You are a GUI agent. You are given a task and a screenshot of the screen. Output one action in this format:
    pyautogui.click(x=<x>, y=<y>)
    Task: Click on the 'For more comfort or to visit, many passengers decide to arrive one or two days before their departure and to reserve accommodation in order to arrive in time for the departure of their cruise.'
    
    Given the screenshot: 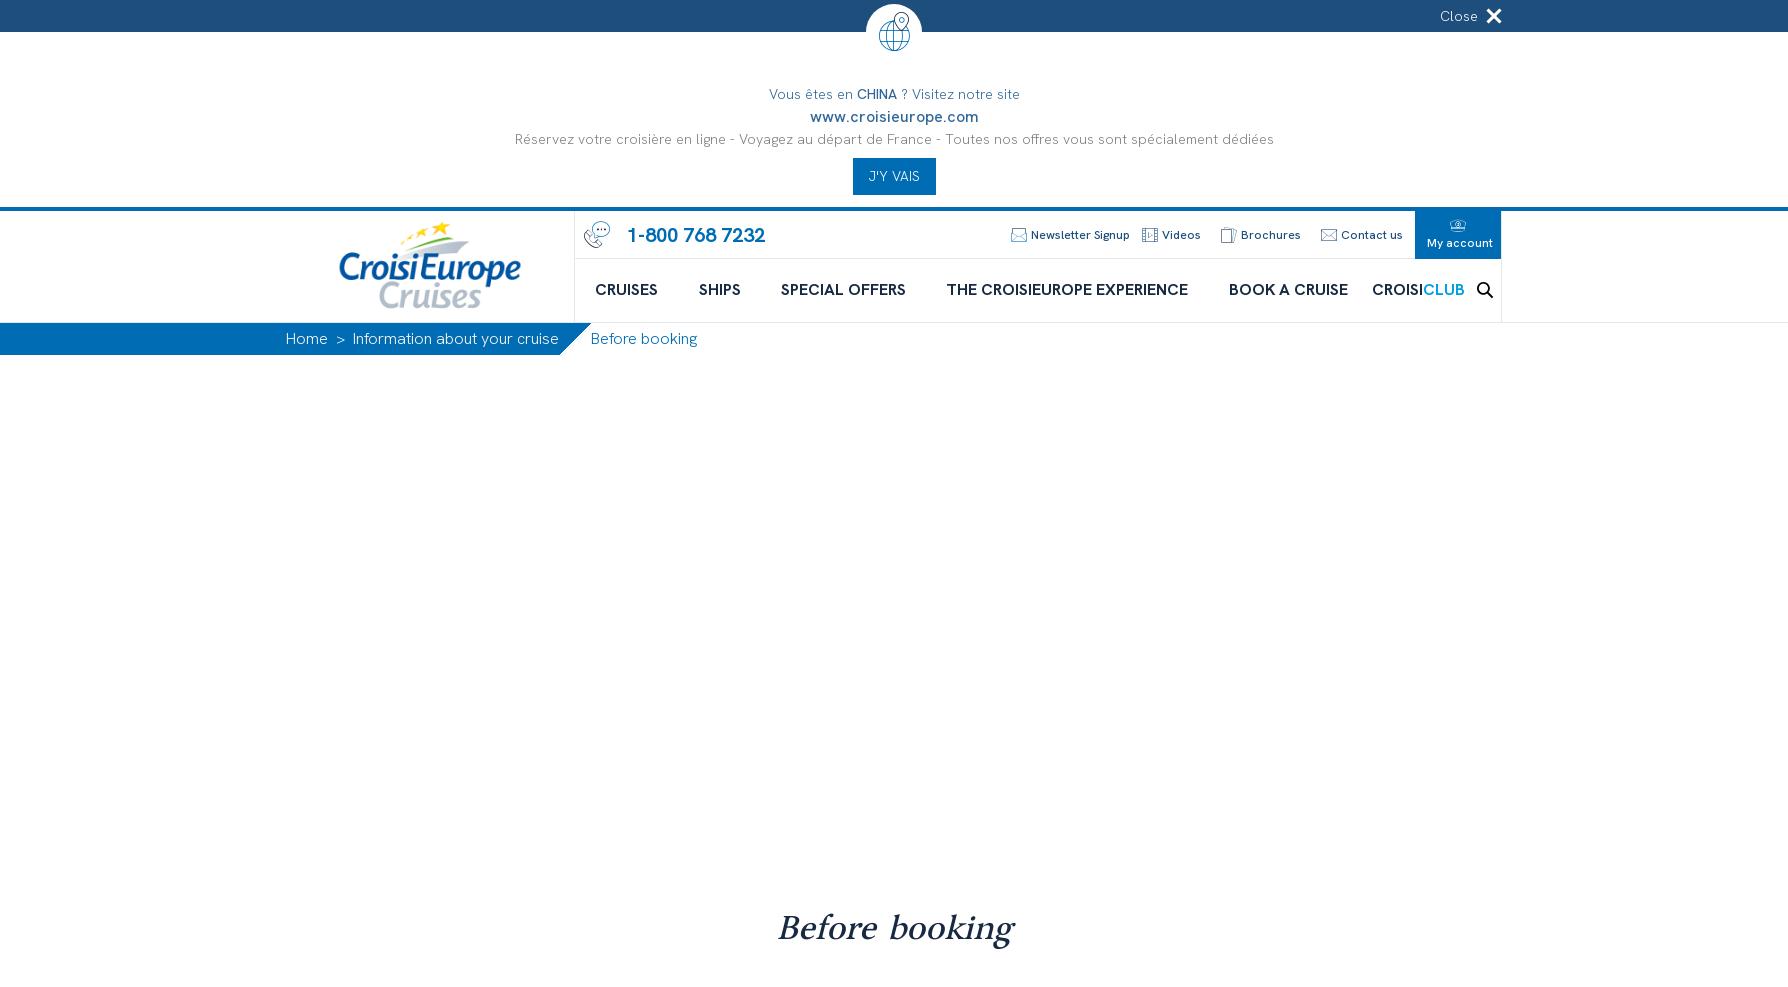 What is the action you would take?
    pyautogui.click(x=1343, y=794)
    